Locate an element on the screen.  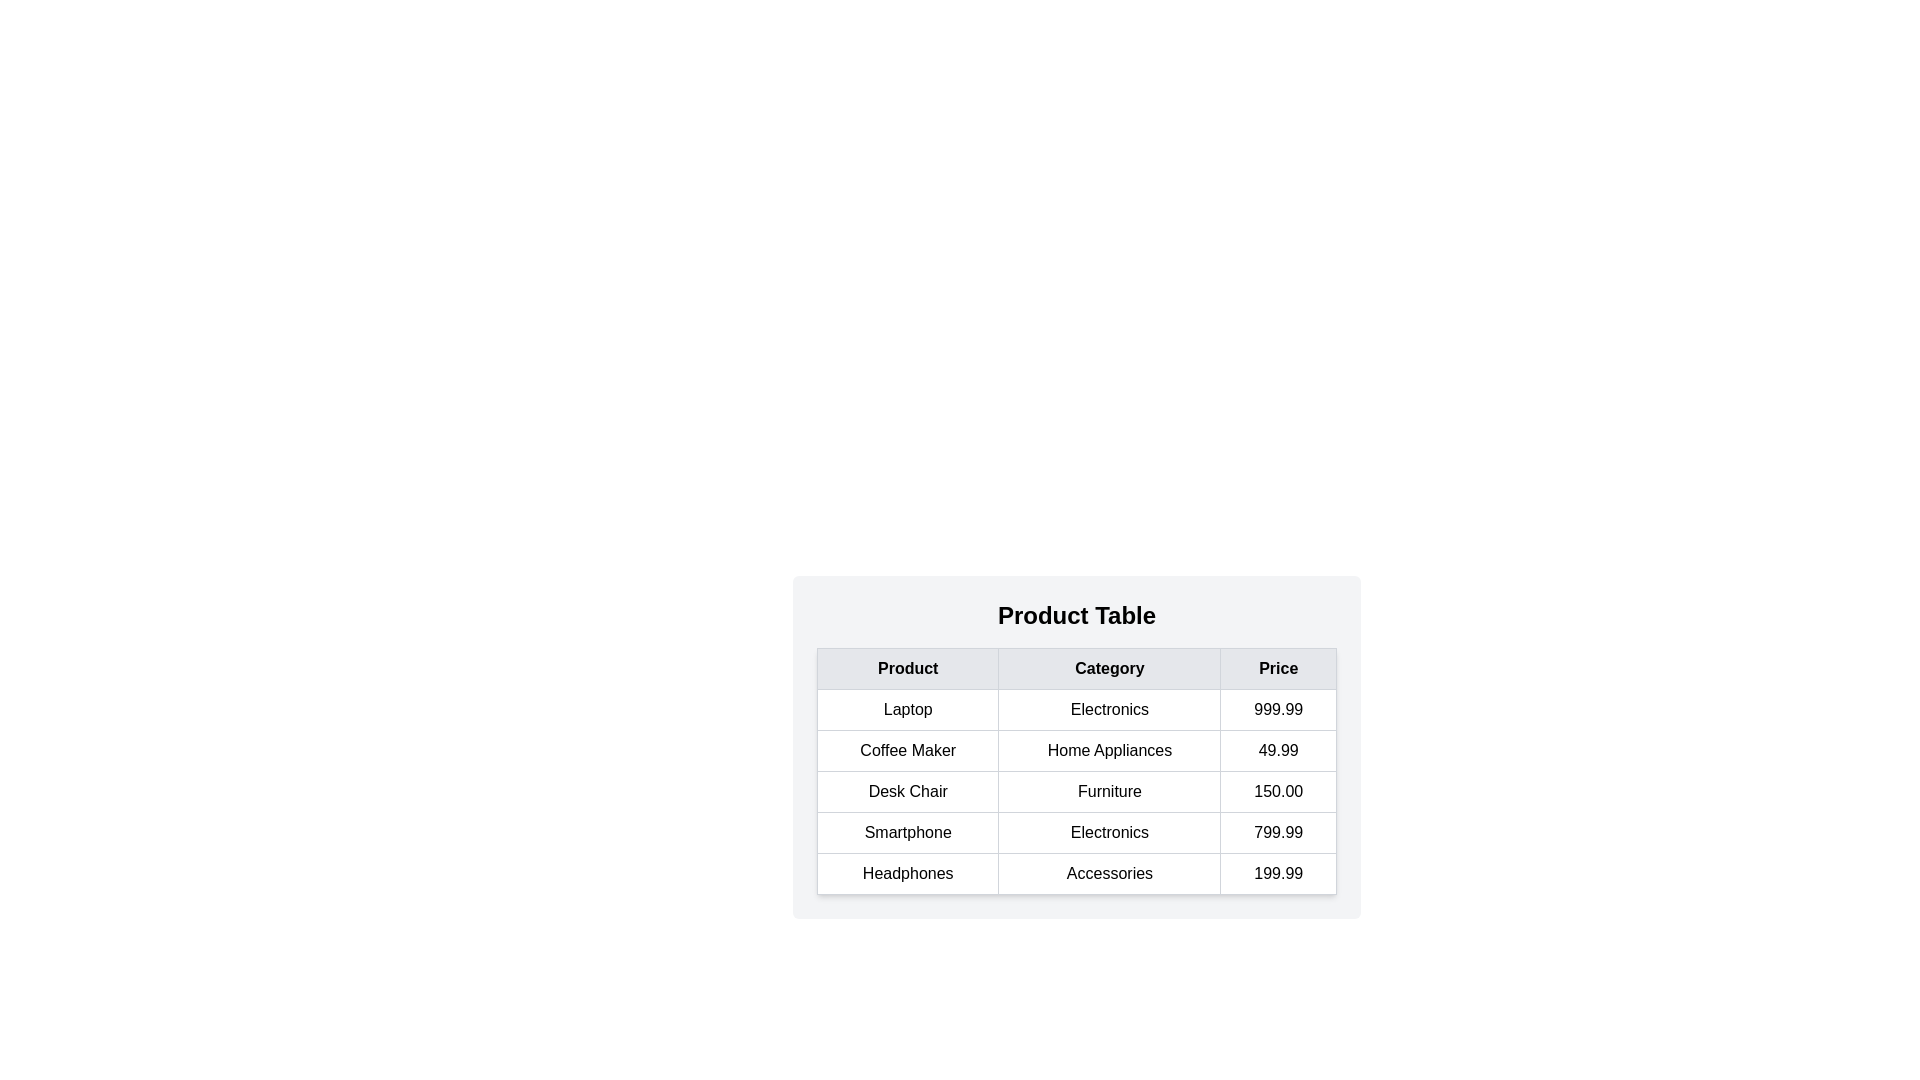
the 'Smartphone' text label in the 'Product Table', which is located in the first column under 'Product' is located at coordinates (907, 833).